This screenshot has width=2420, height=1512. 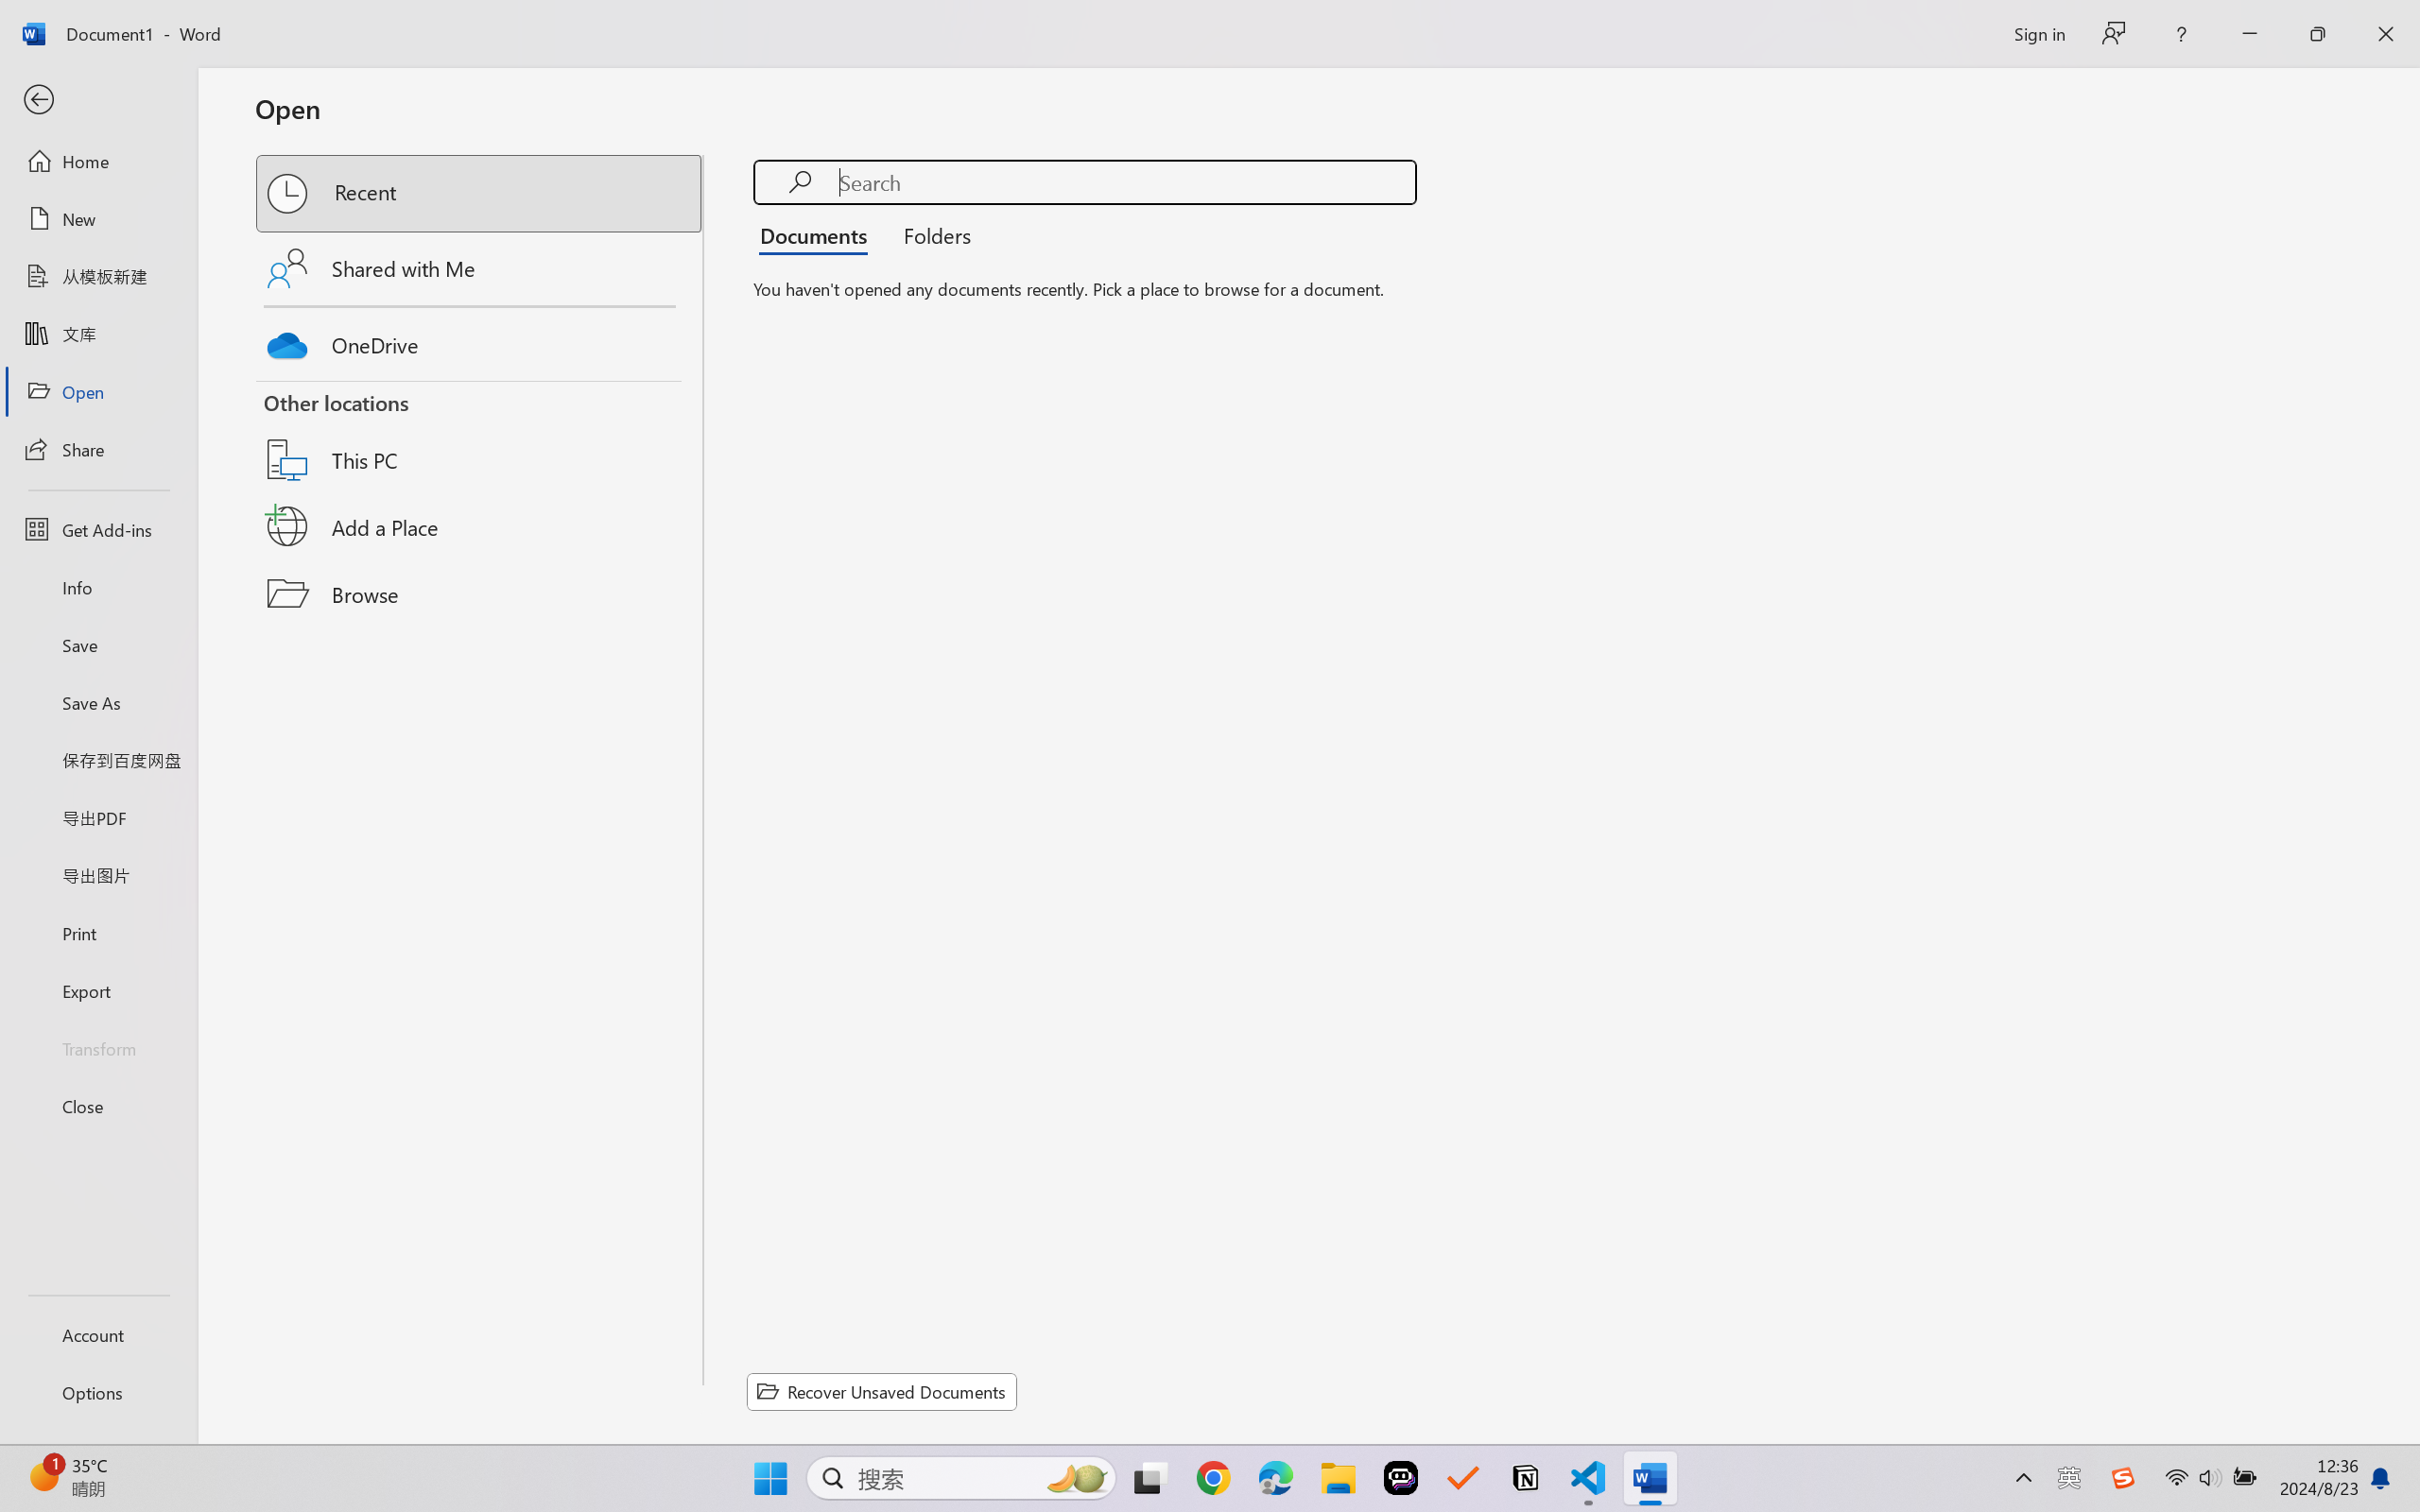 What do you see at coordinates (97, 1334) in the screenshot?
I see `'Account'` at bounding box center [97, 1334].